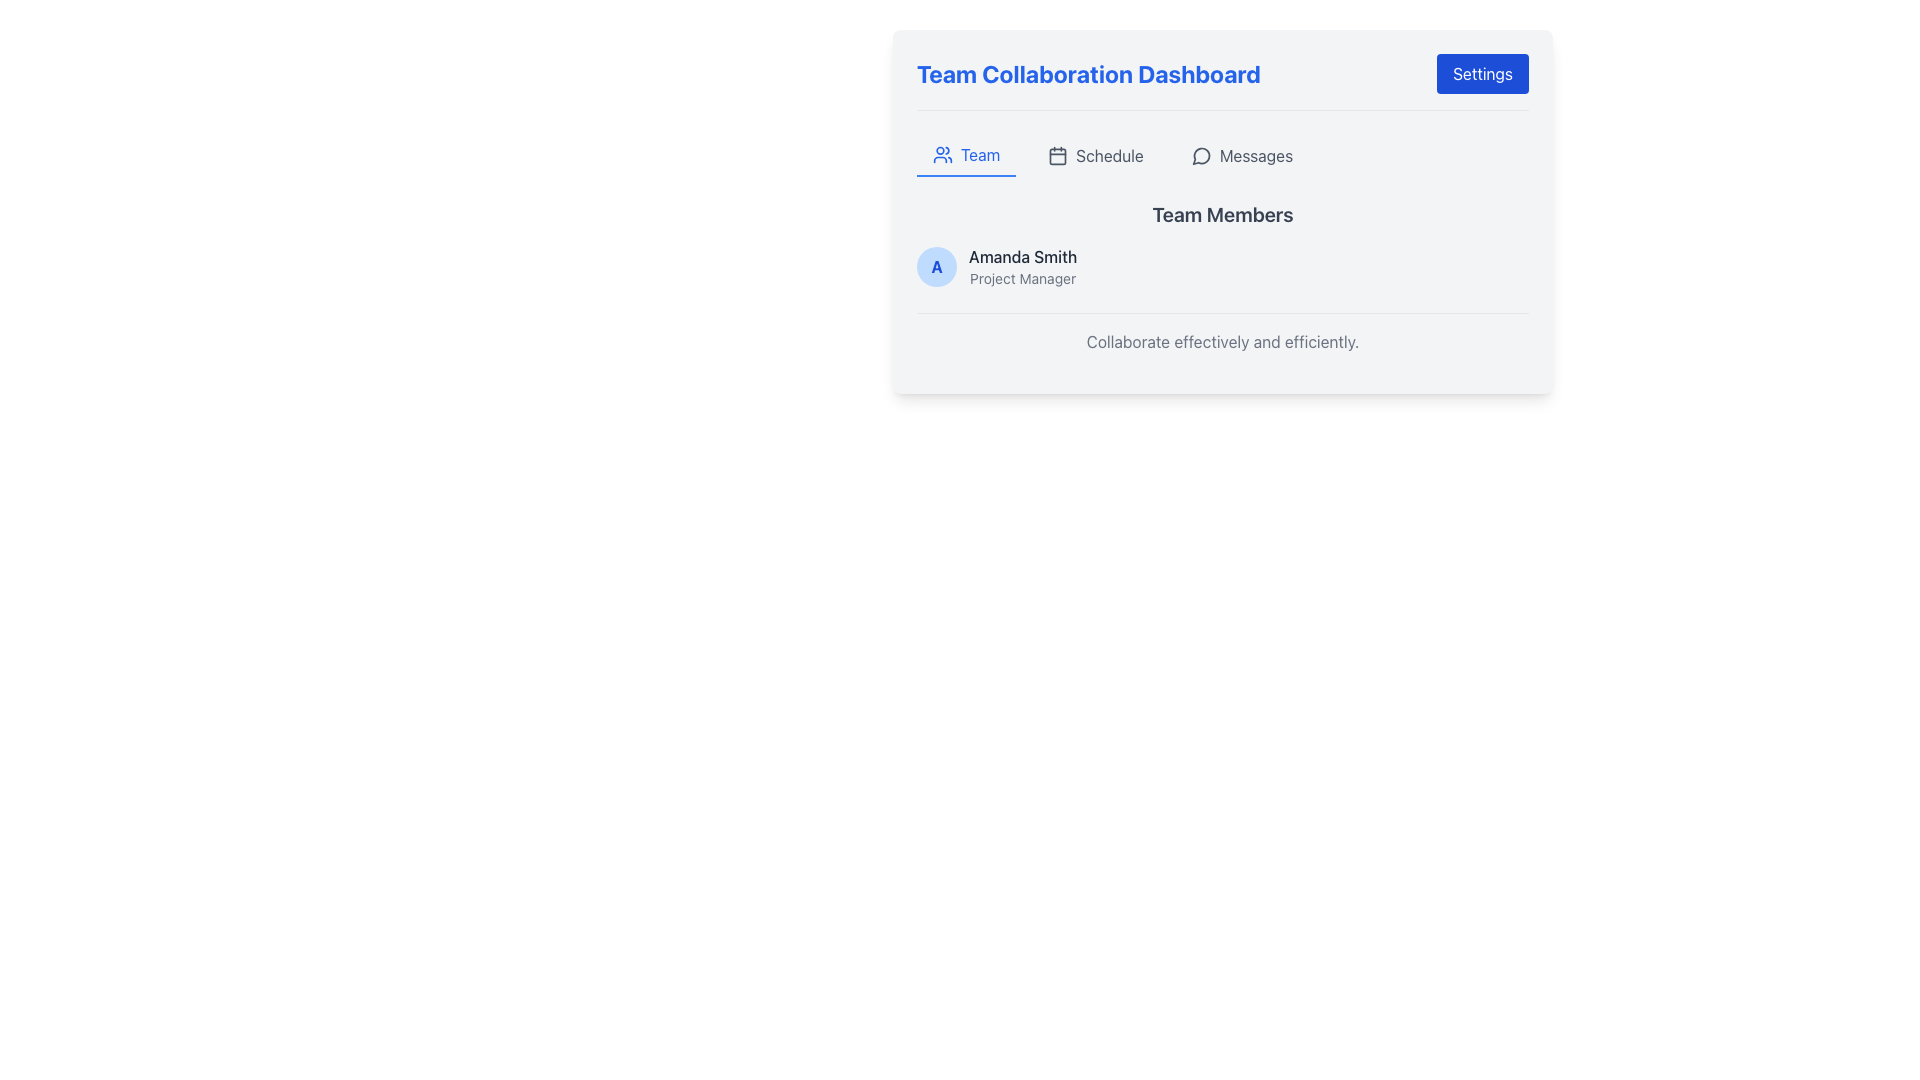  What do you see at coordinates (935, 265) in the screenshot?
I see `the Avatar element featuring the letter 'A' in bold blue text on a light blue background` at bounding box center [935, 265].